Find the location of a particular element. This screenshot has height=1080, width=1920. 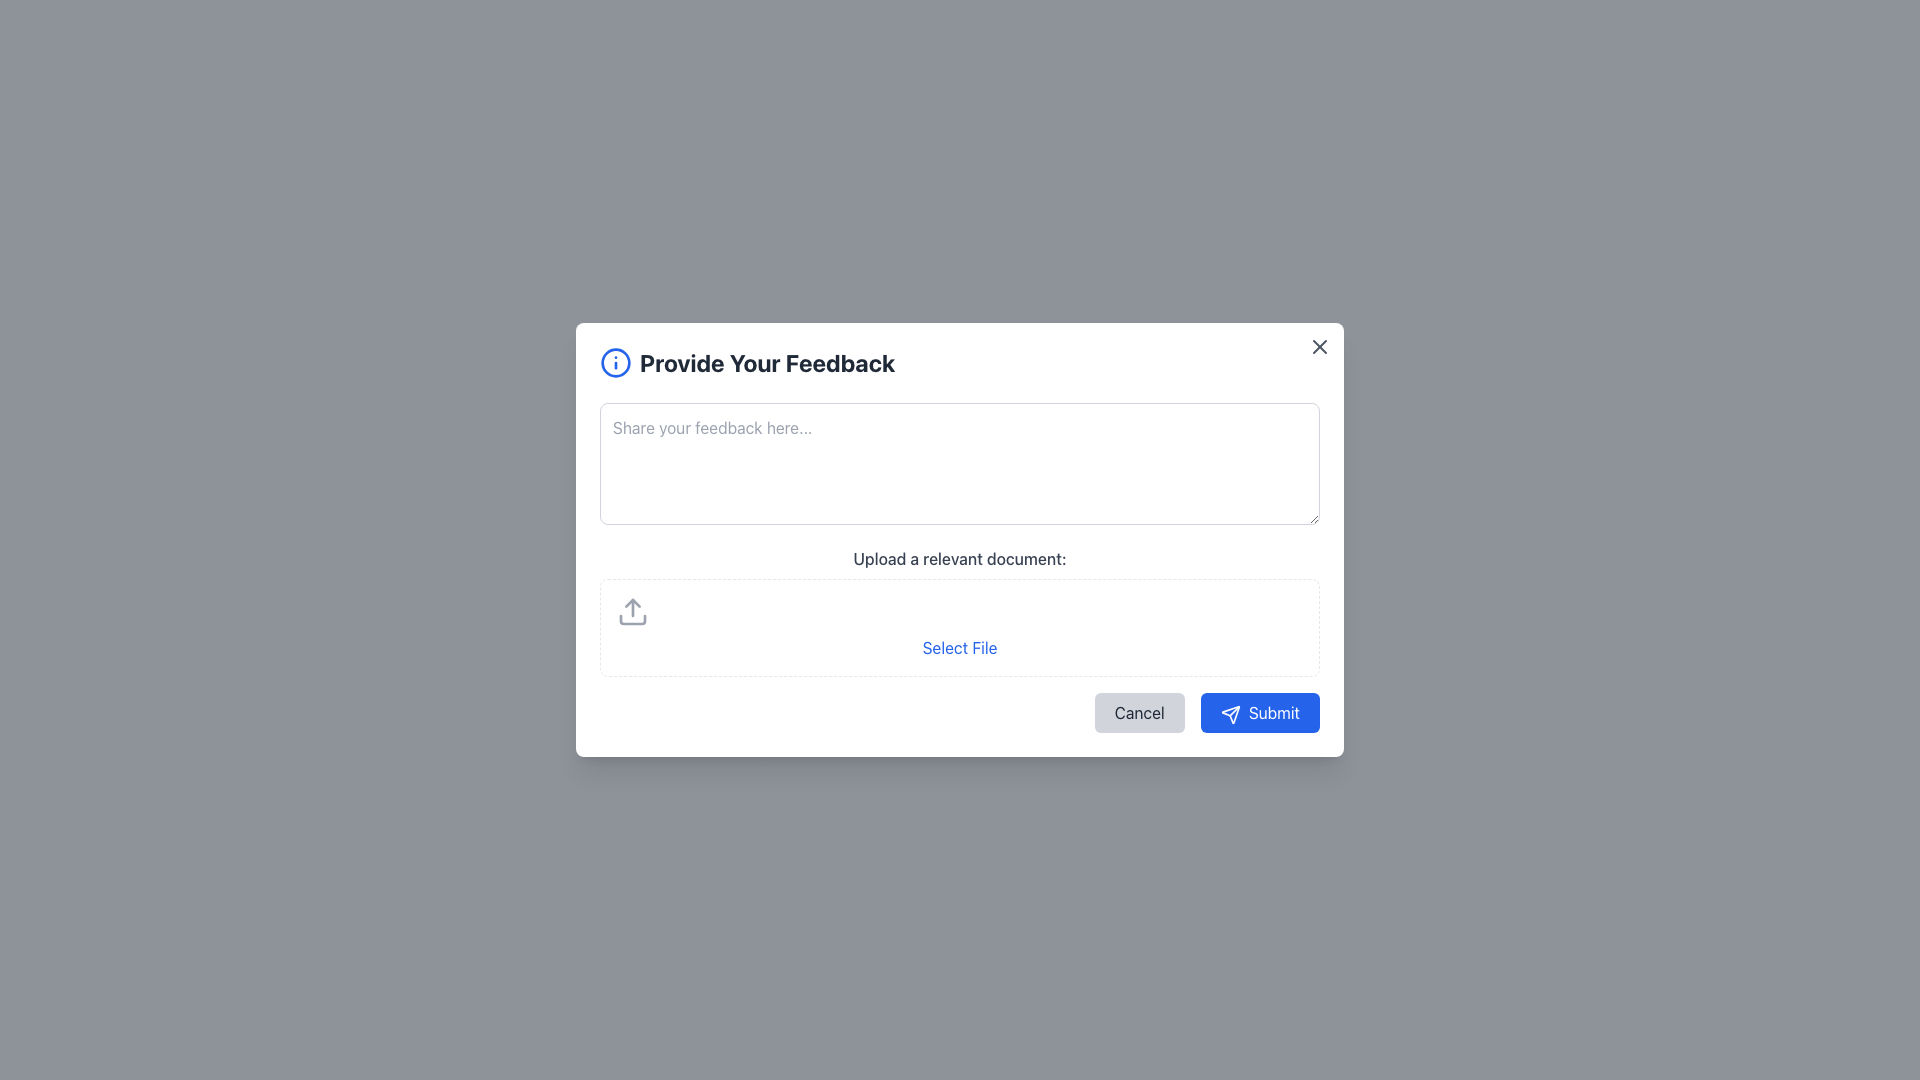

the bottom part of the document upload icon, which enhances its recognizability within the 'Upload a relevant document' box is located at coordinates (632, 619).